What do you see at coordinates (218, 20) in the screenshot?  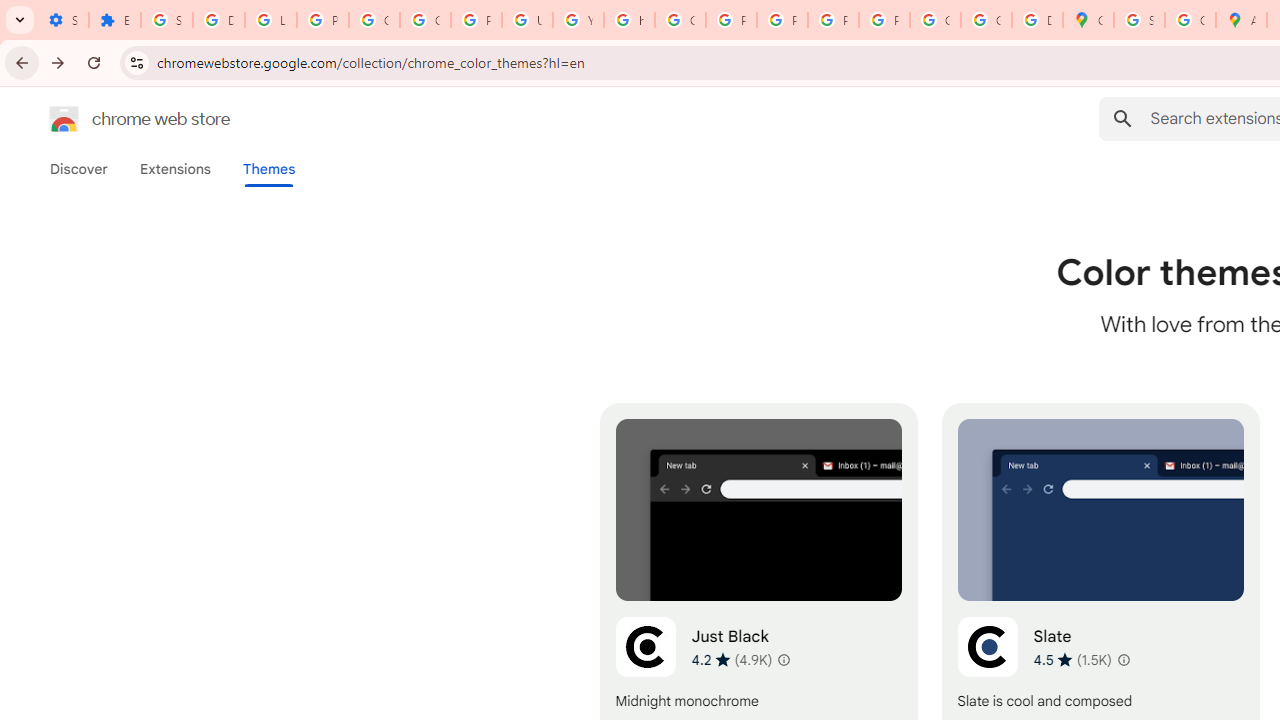 I see `'Delete photos & videos - Computer - Google Photos Help'` at bounding box center [218, 20].